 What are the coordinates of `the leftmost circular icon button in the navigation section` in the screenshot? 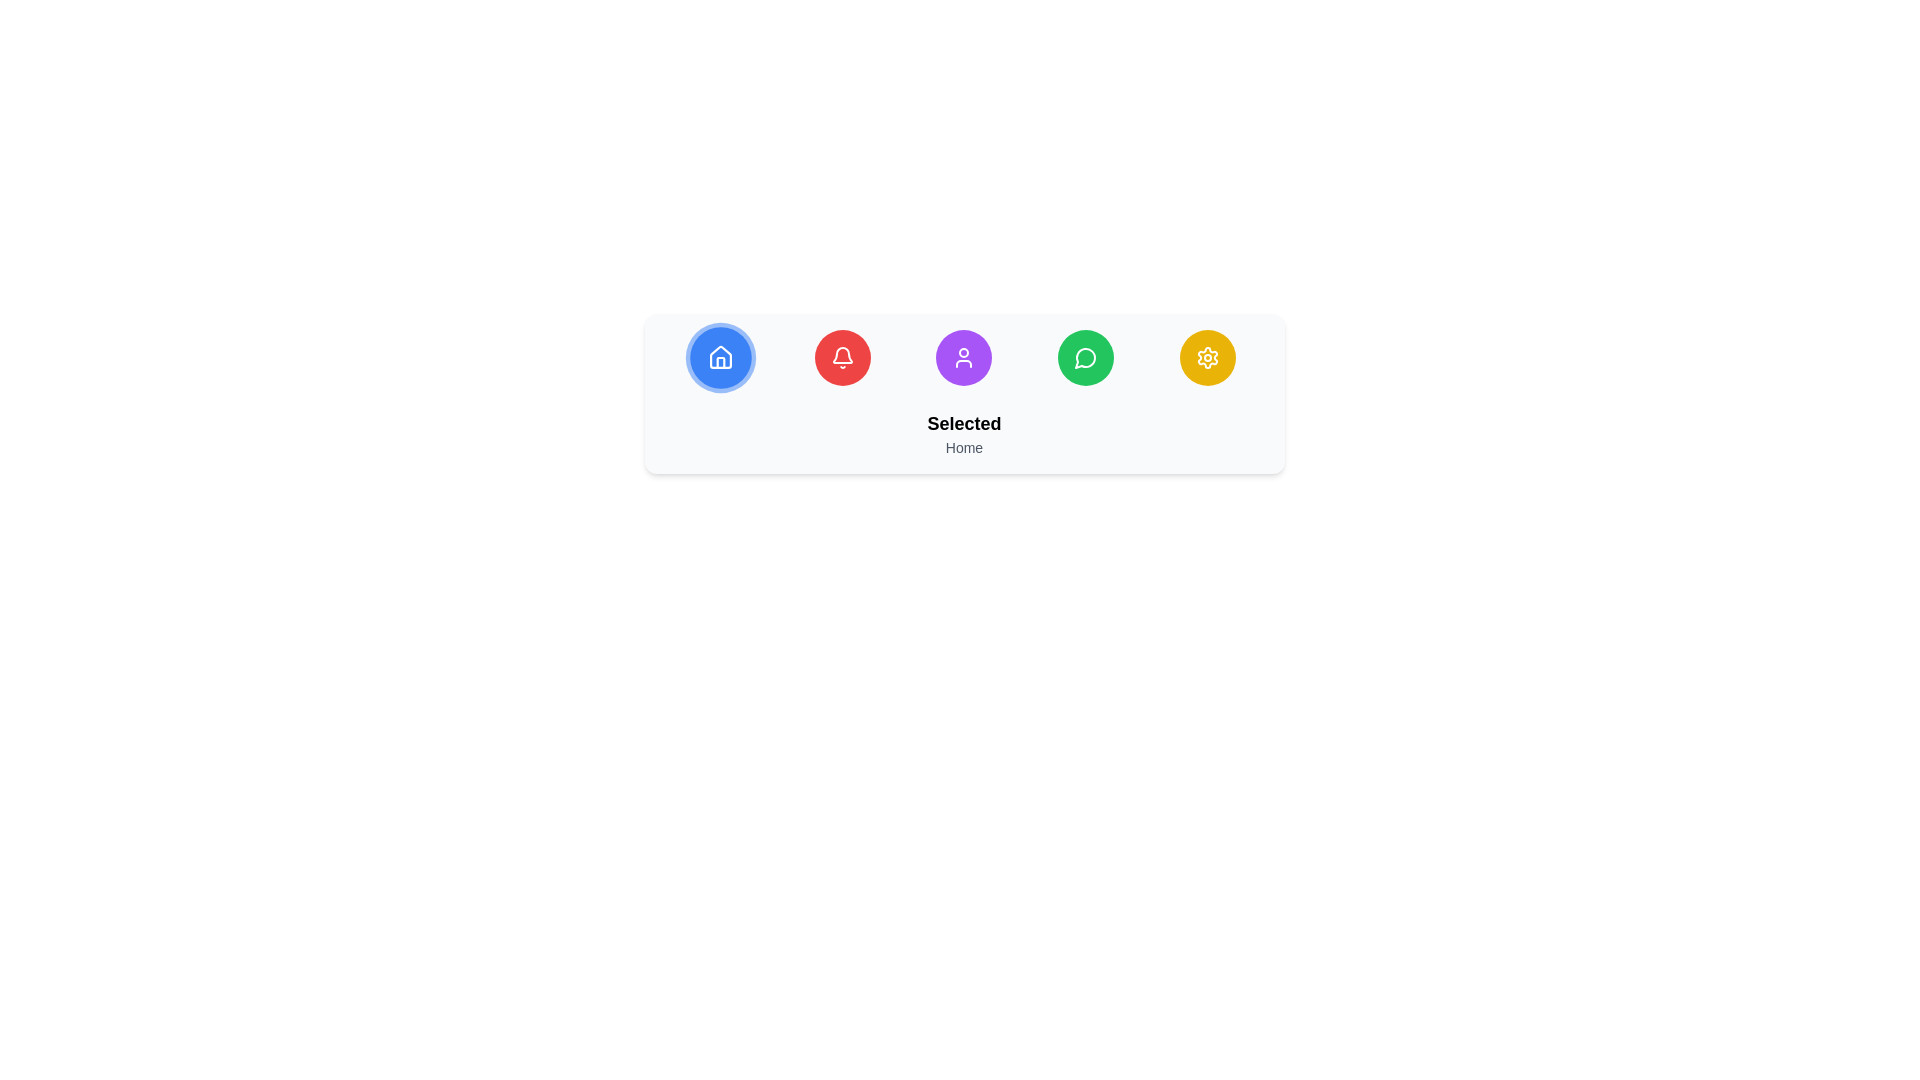 It's located at (720, 357).